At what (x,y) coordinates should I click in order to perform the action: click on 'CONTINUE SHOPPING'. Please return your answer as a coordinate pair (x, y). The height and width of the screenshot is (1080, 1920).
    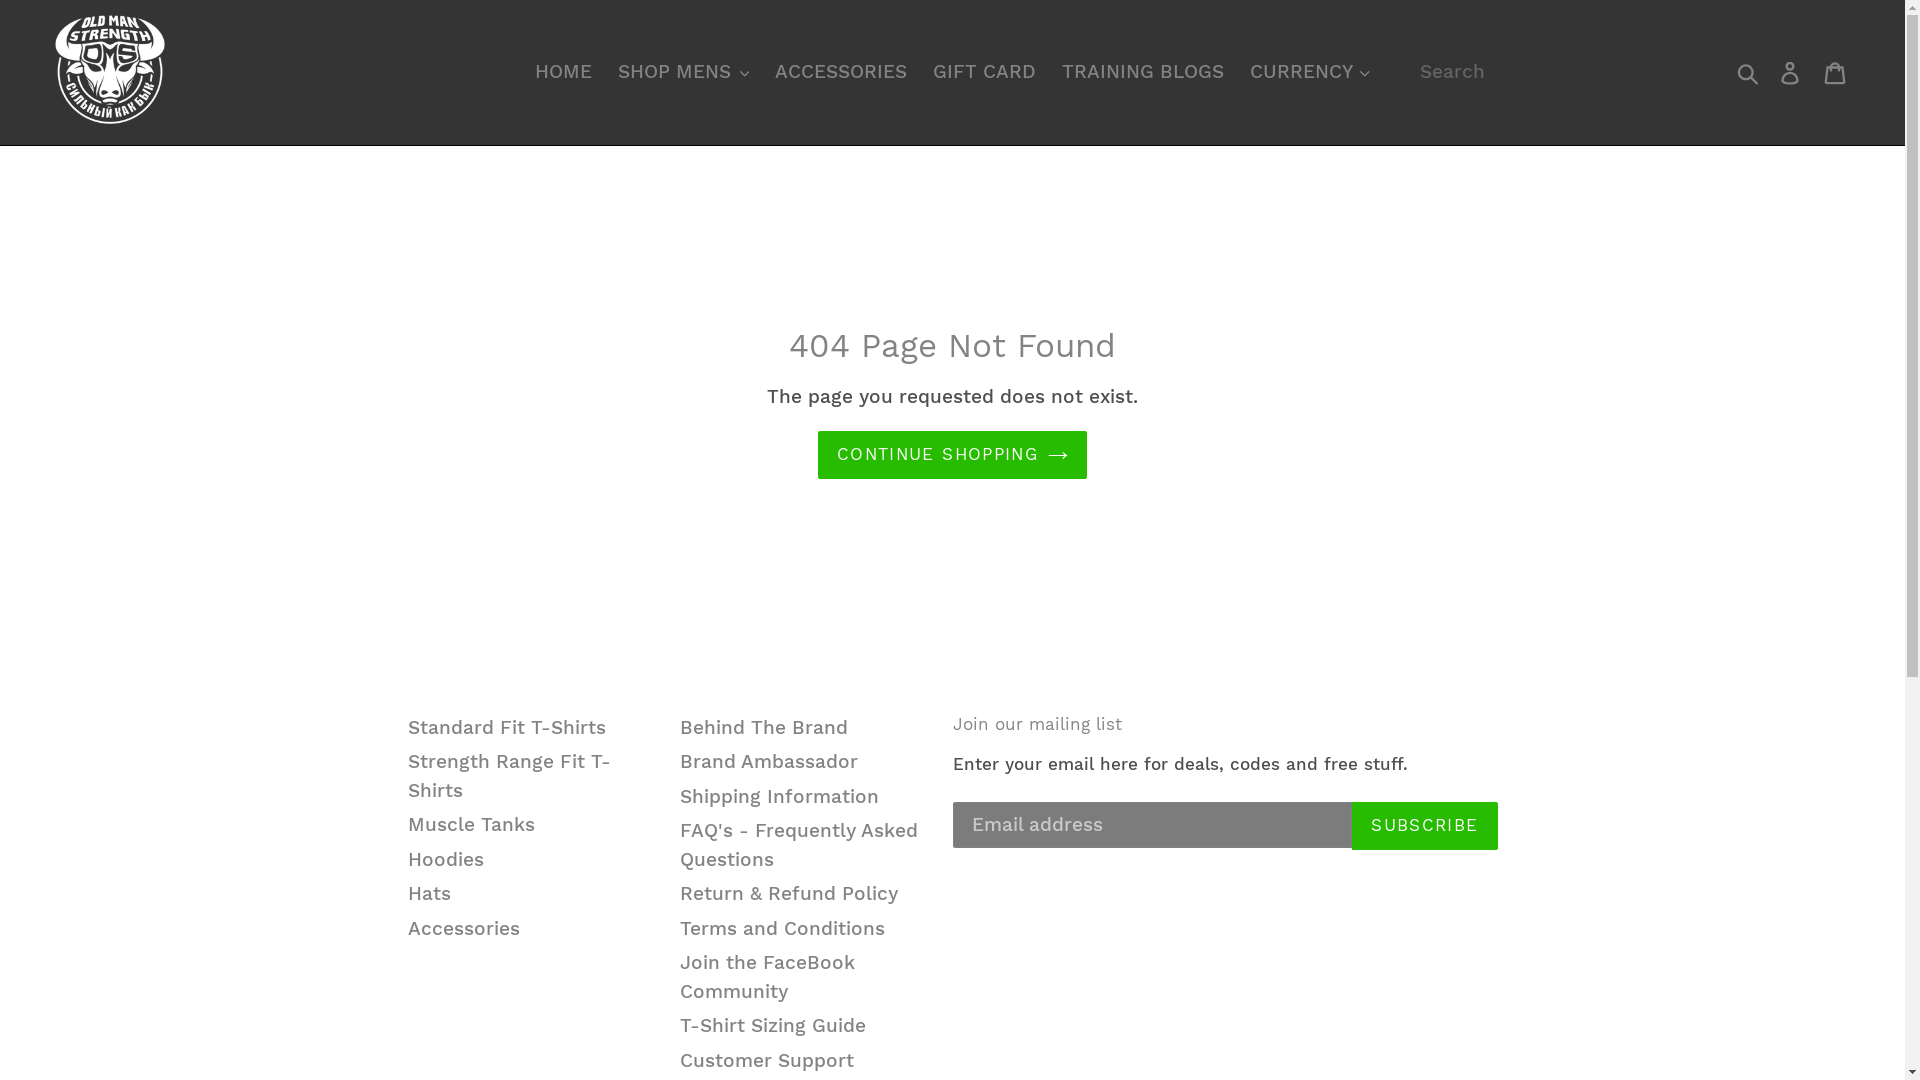
    Looking at the image, I should click on (951, 455).